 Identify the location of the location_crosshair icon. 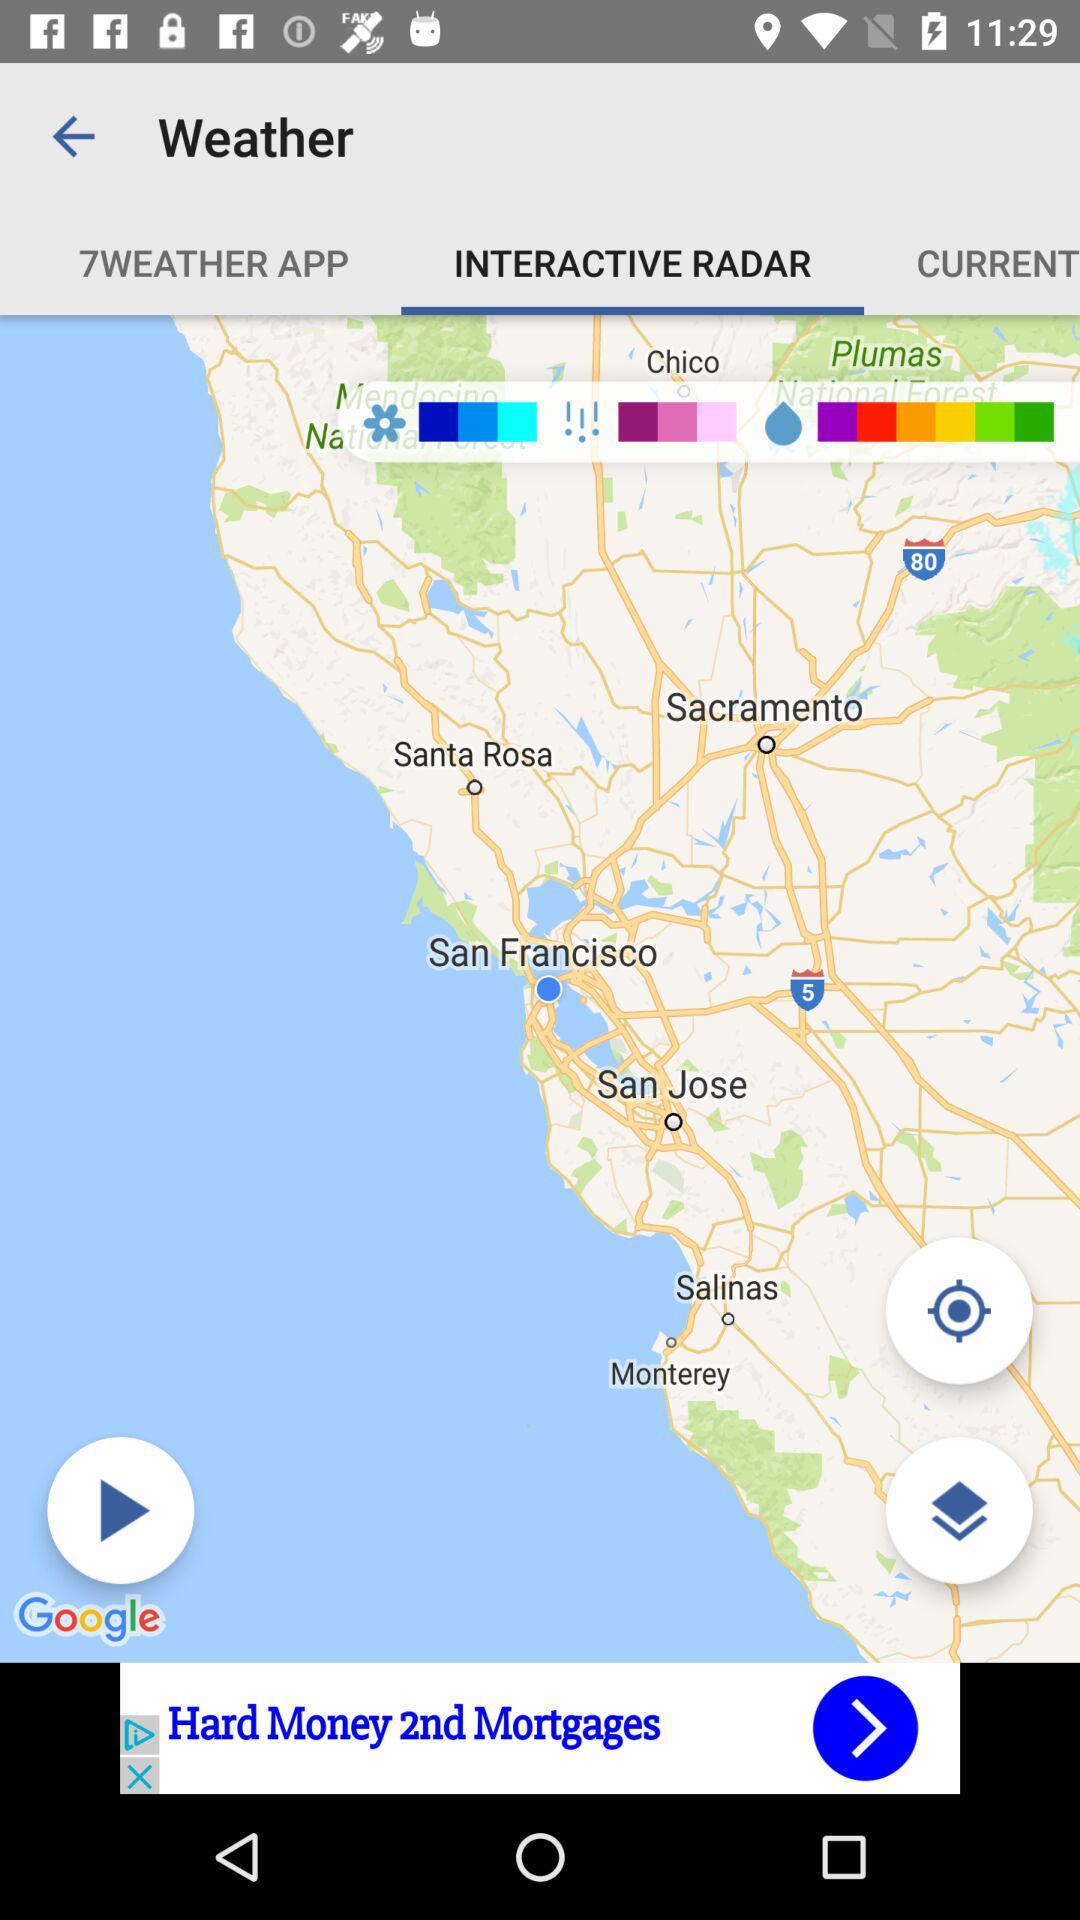
(958, 1310).